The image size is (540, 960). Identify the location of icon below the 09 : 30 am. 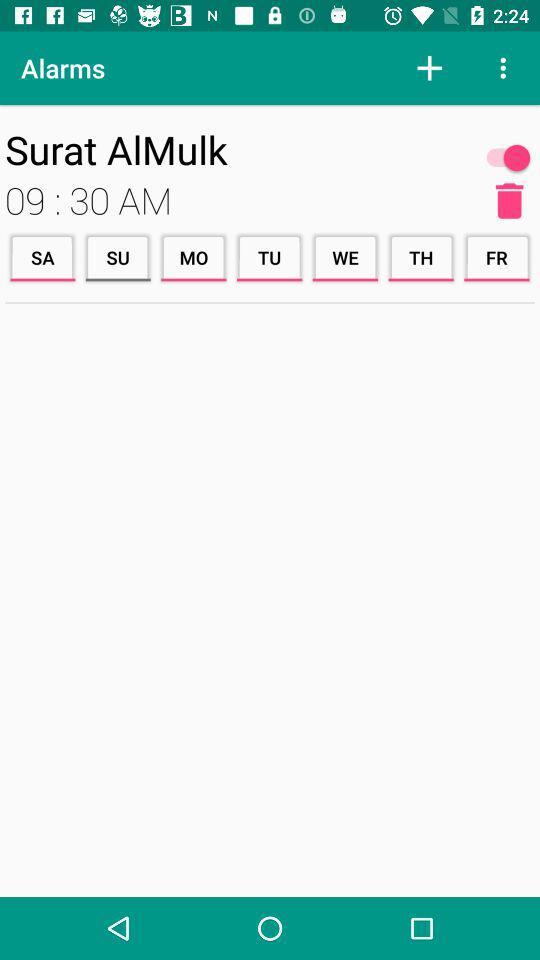
(269, 256).